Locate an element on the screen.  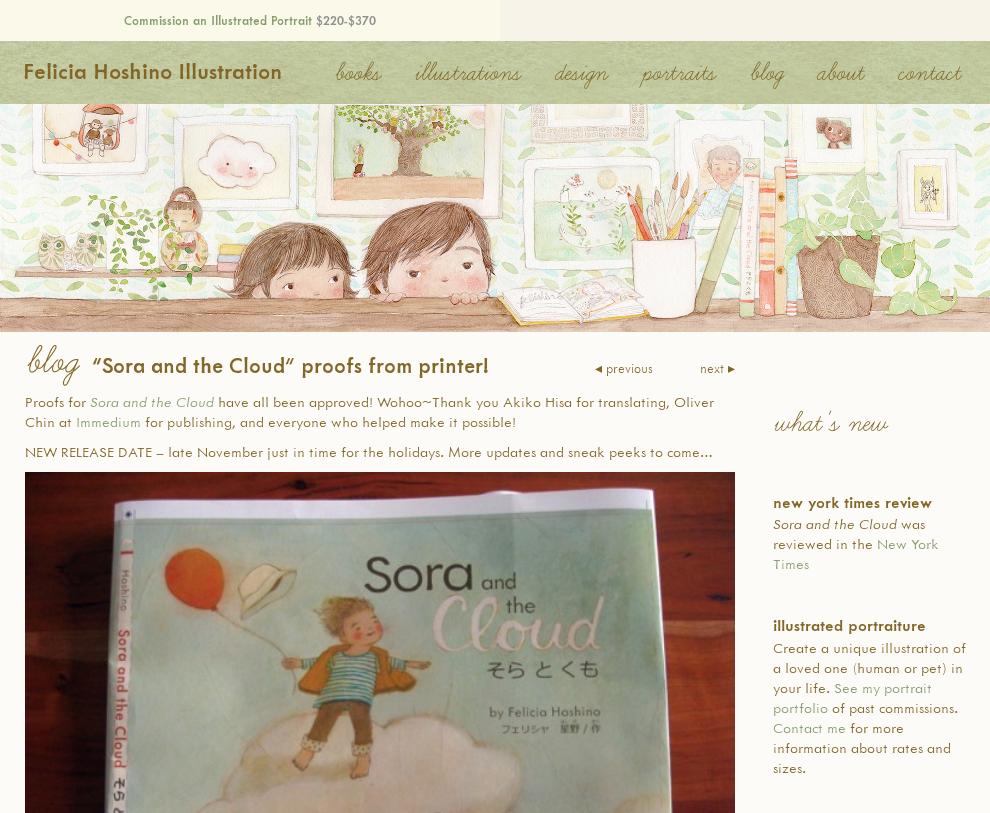
'NEW RELEASE DATE – late November just in time for the holidays. More updates and sneak peeks to come…' is located at coordinates (24, 451).